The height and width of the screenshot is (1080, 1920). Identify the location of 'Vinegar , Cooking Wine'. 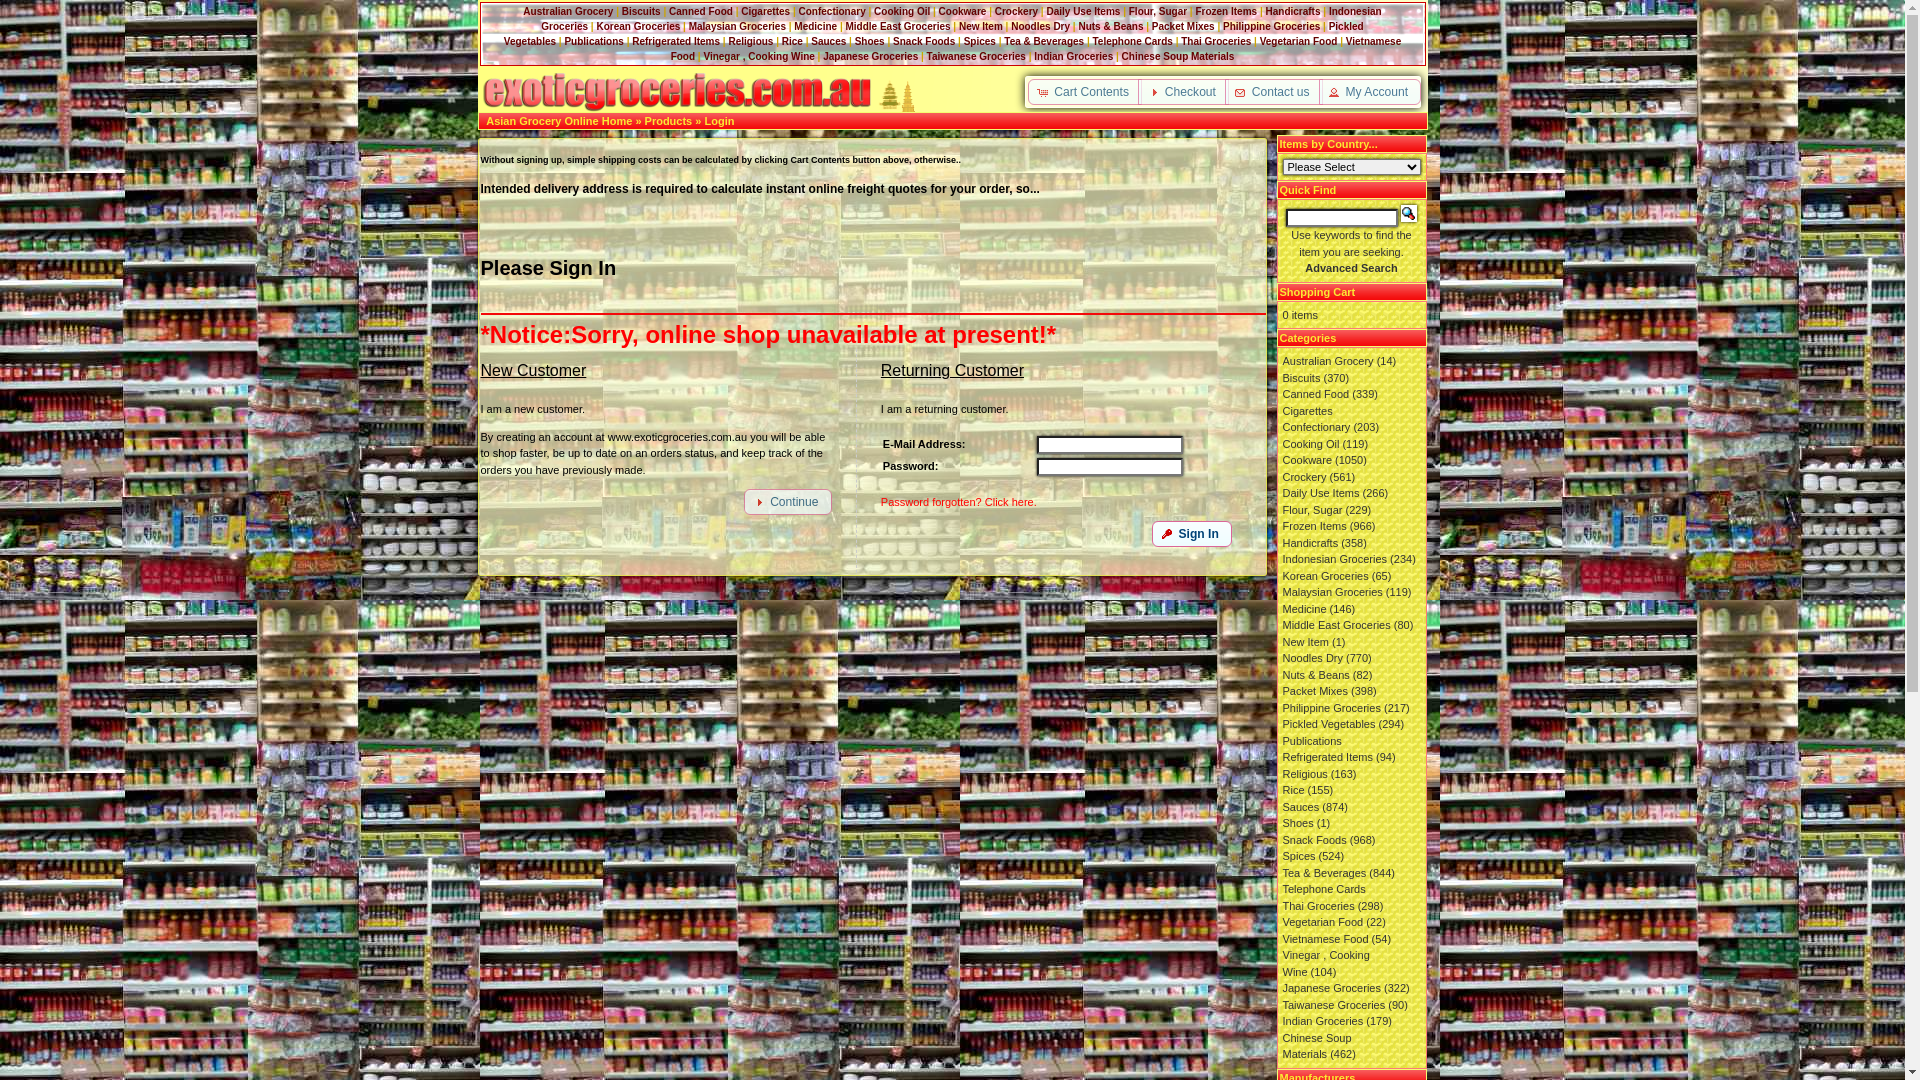
(757, 55).